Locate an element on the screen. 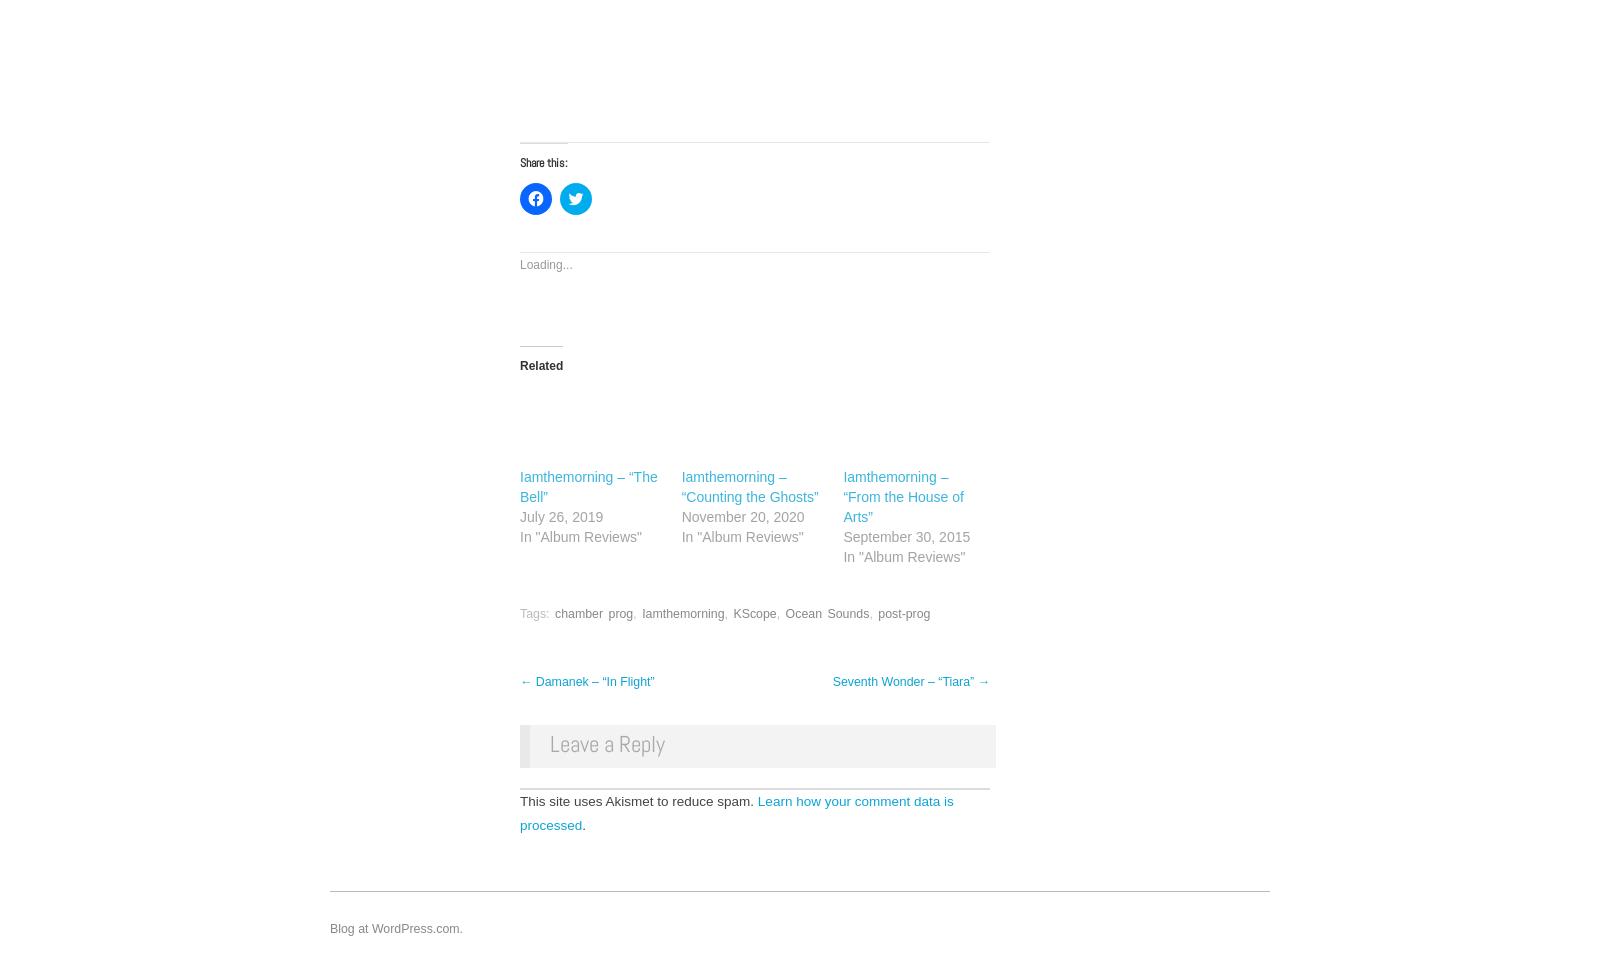 This screenshot has width=1600, height=968. 'KScope' is located at coordinates (754, 613).